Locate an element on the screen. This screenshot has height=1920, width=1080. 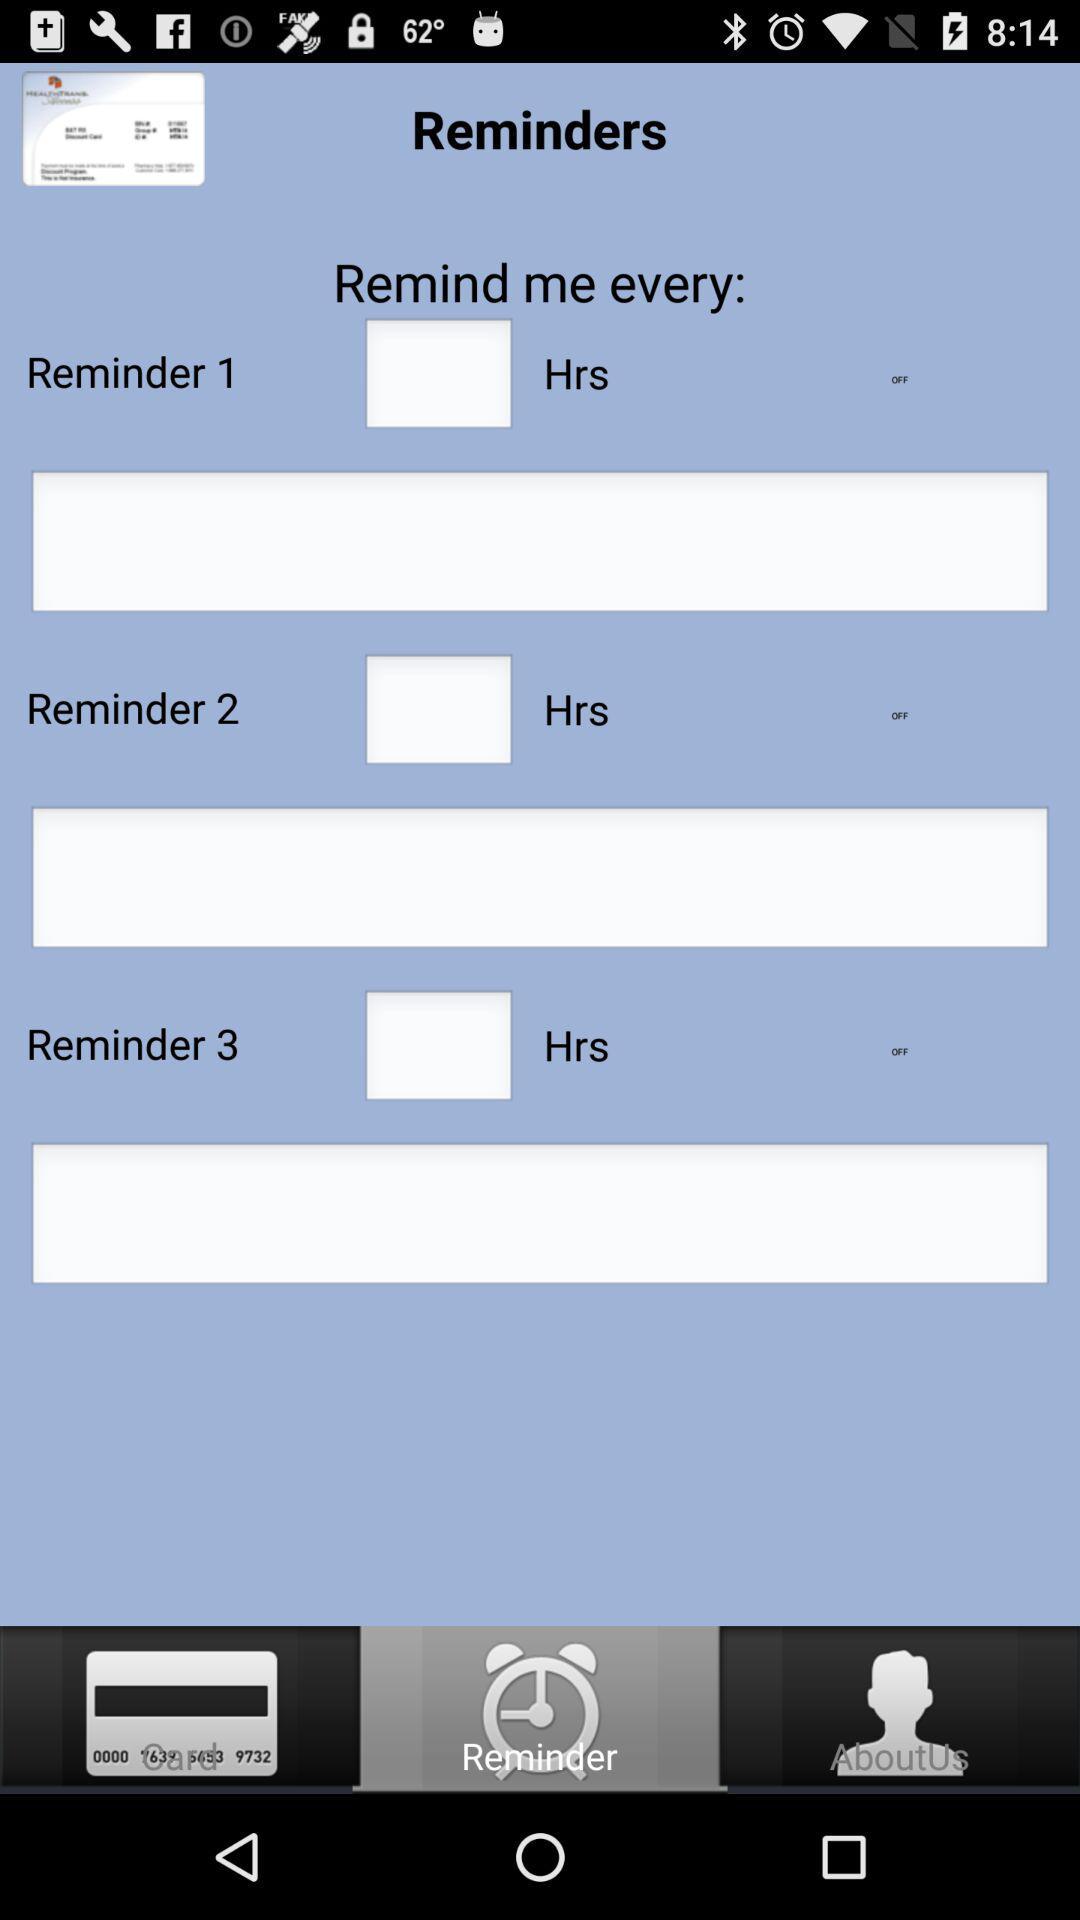
turn off is located at coordinates (898, 715).